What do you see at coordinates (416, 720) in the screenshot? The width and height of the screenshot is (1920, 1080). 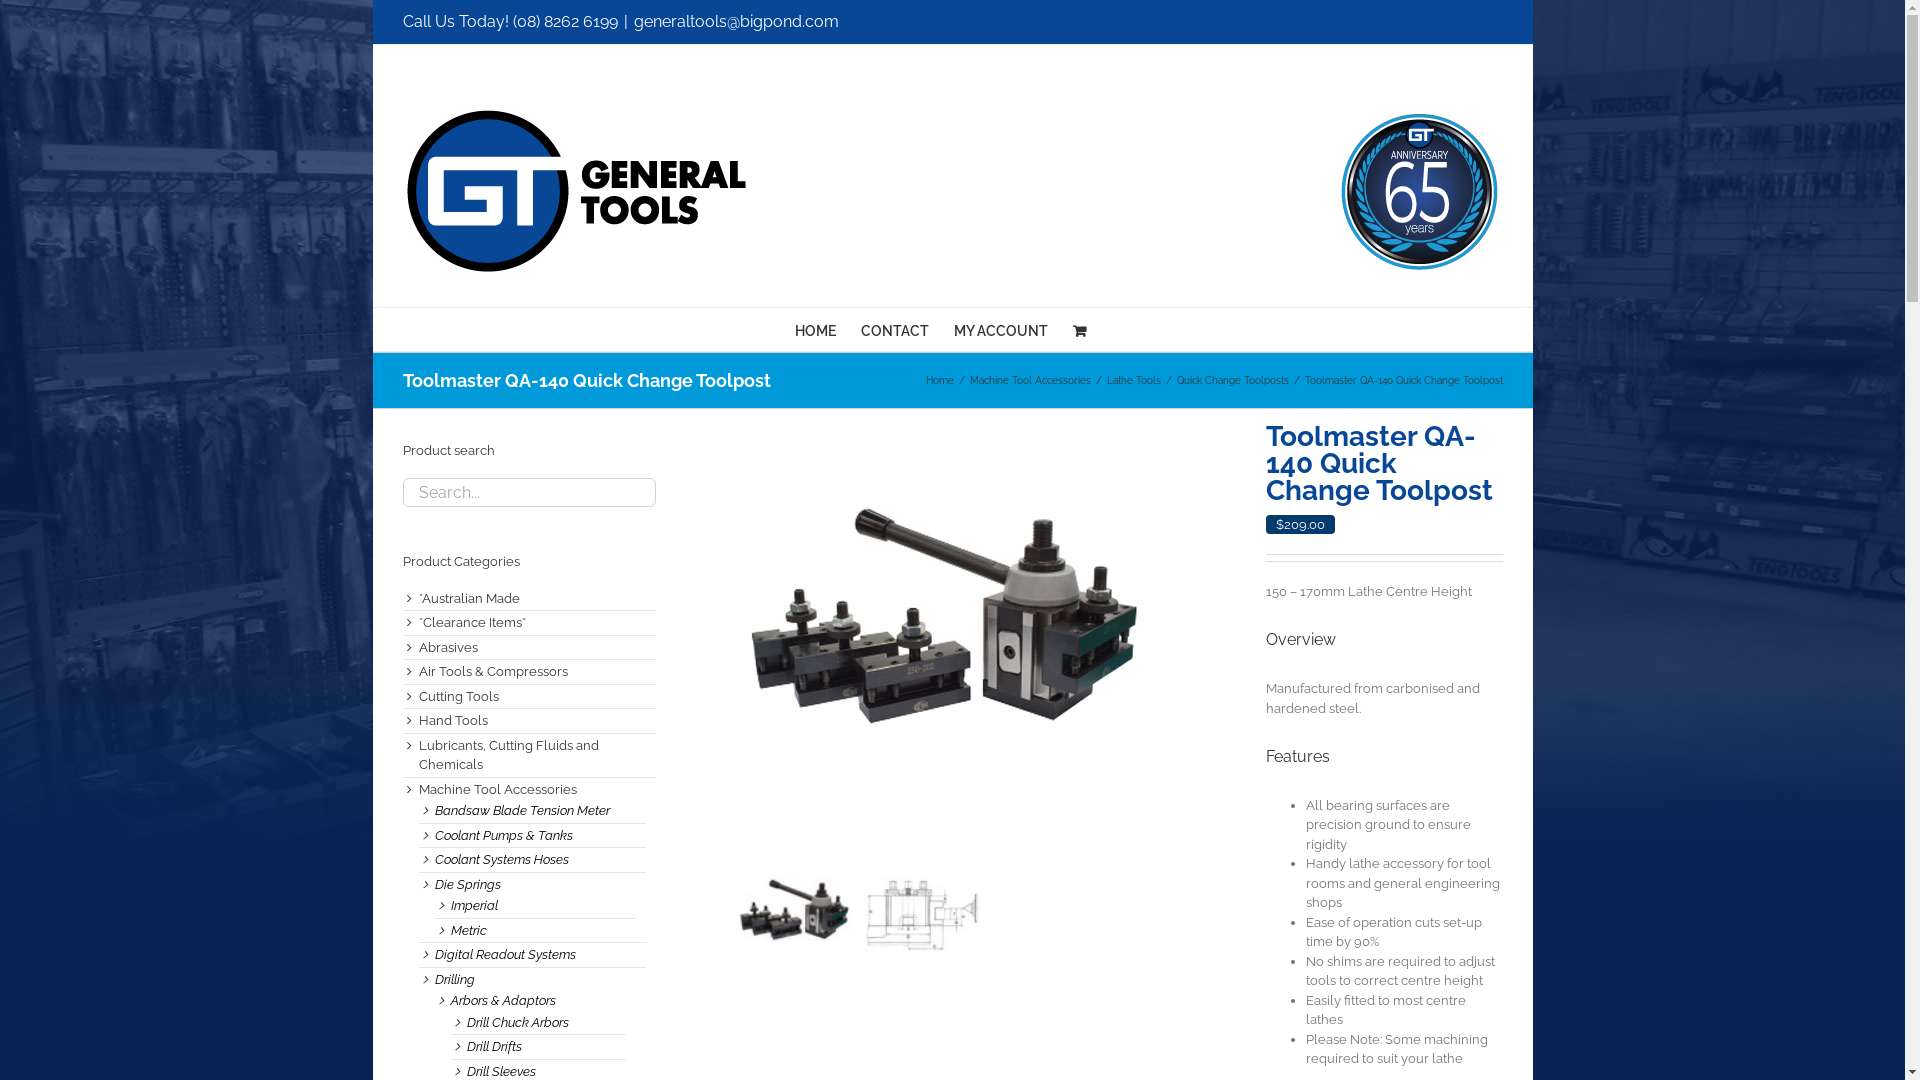 I see `'Hand Tools'` at bounding box center [416, 720].